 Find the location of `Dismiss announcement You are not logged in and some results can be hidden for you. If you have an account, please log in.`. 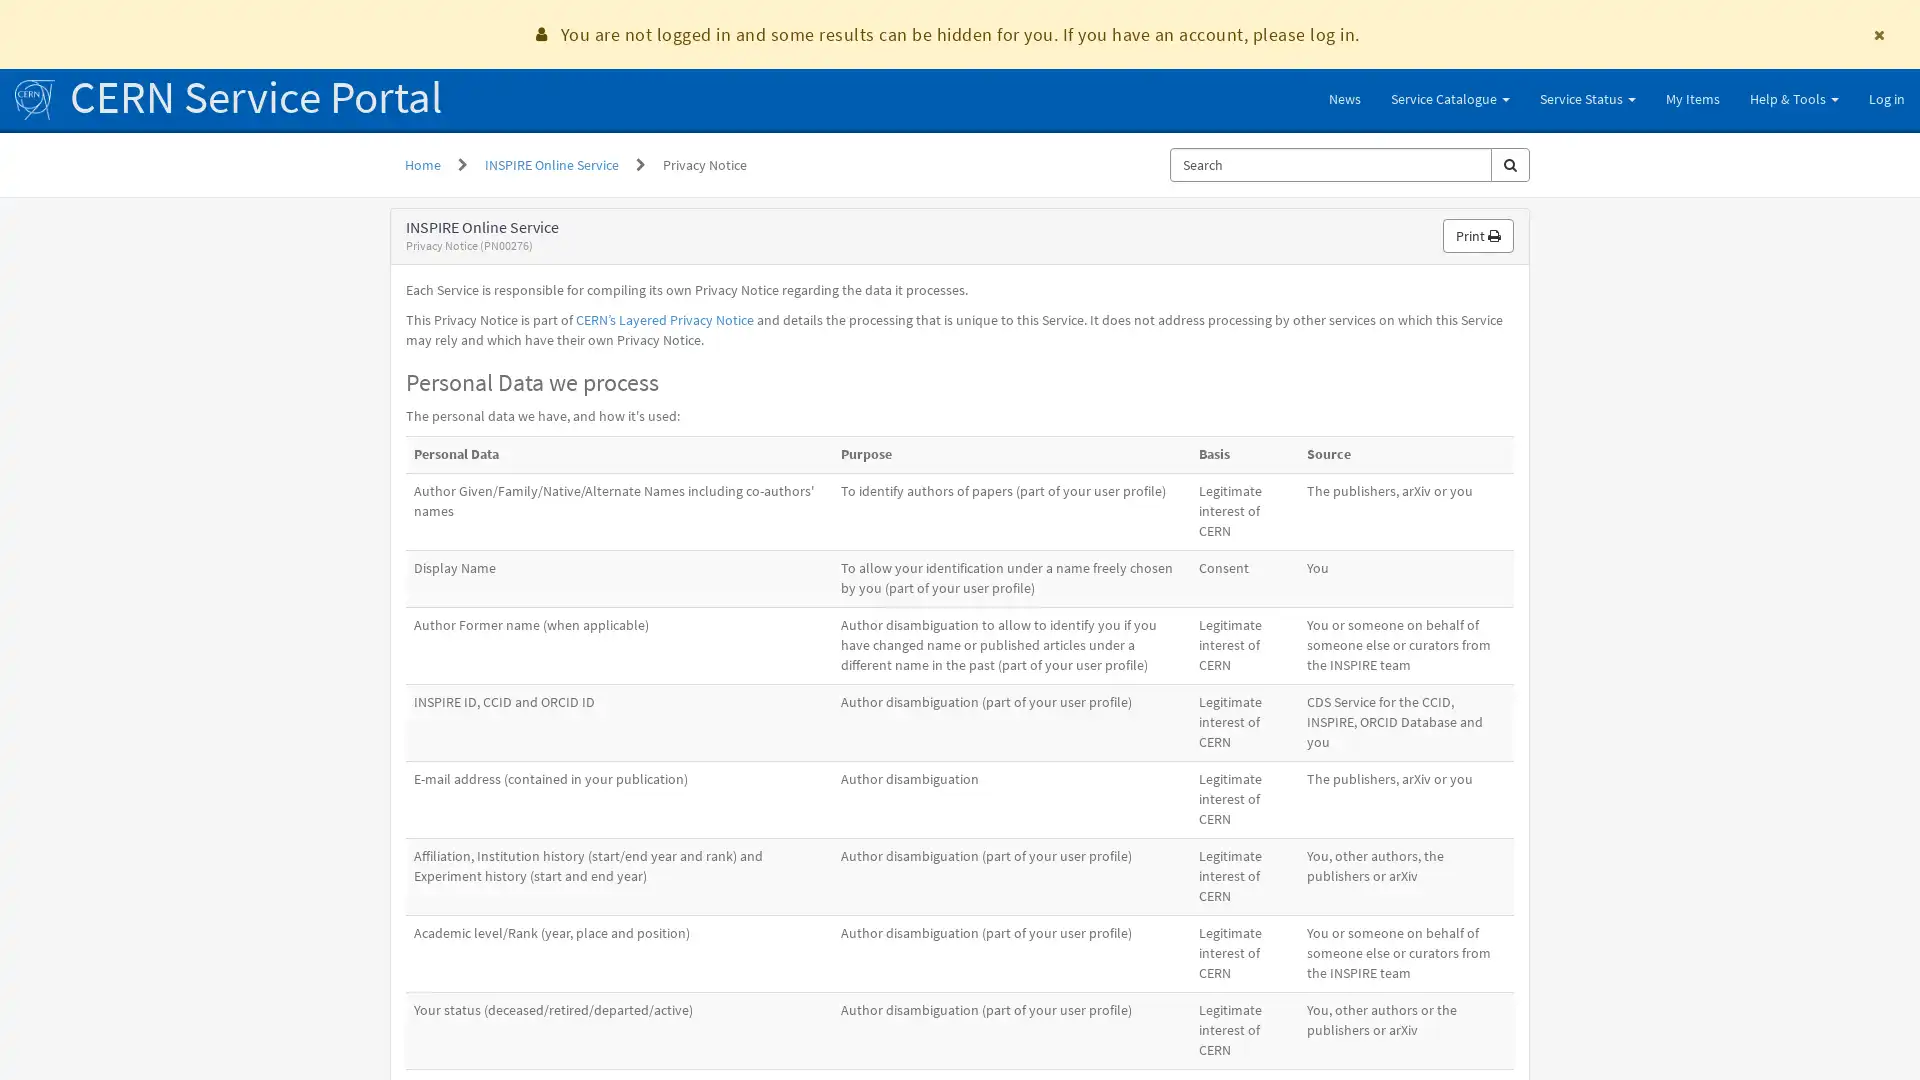

Dismiss announcement You are not logged in and some results can be hidden for you. If you have an account, please log in. is located at coordinates (1872, 30).